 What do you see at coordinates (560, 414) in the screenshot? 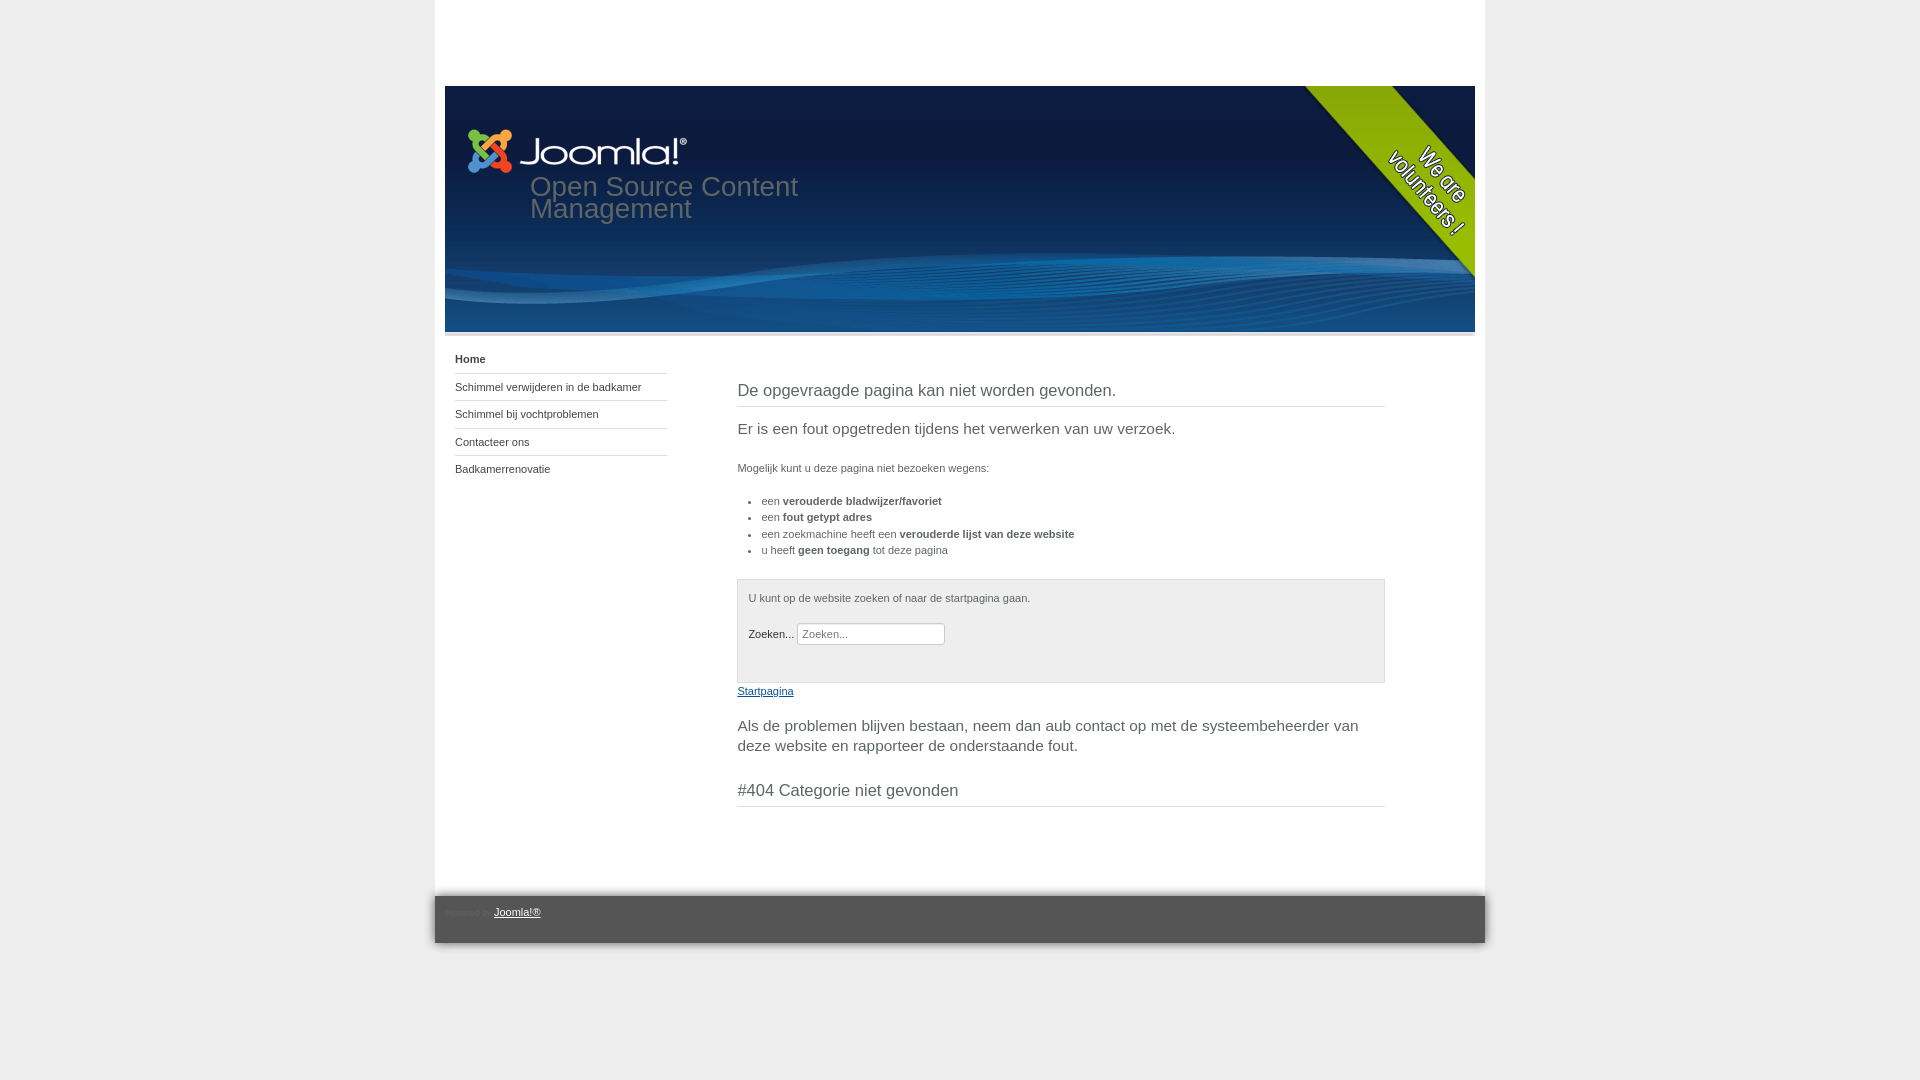
I see `'Schimmel bij vochtproblemen'` at bounding box center [560, 414].